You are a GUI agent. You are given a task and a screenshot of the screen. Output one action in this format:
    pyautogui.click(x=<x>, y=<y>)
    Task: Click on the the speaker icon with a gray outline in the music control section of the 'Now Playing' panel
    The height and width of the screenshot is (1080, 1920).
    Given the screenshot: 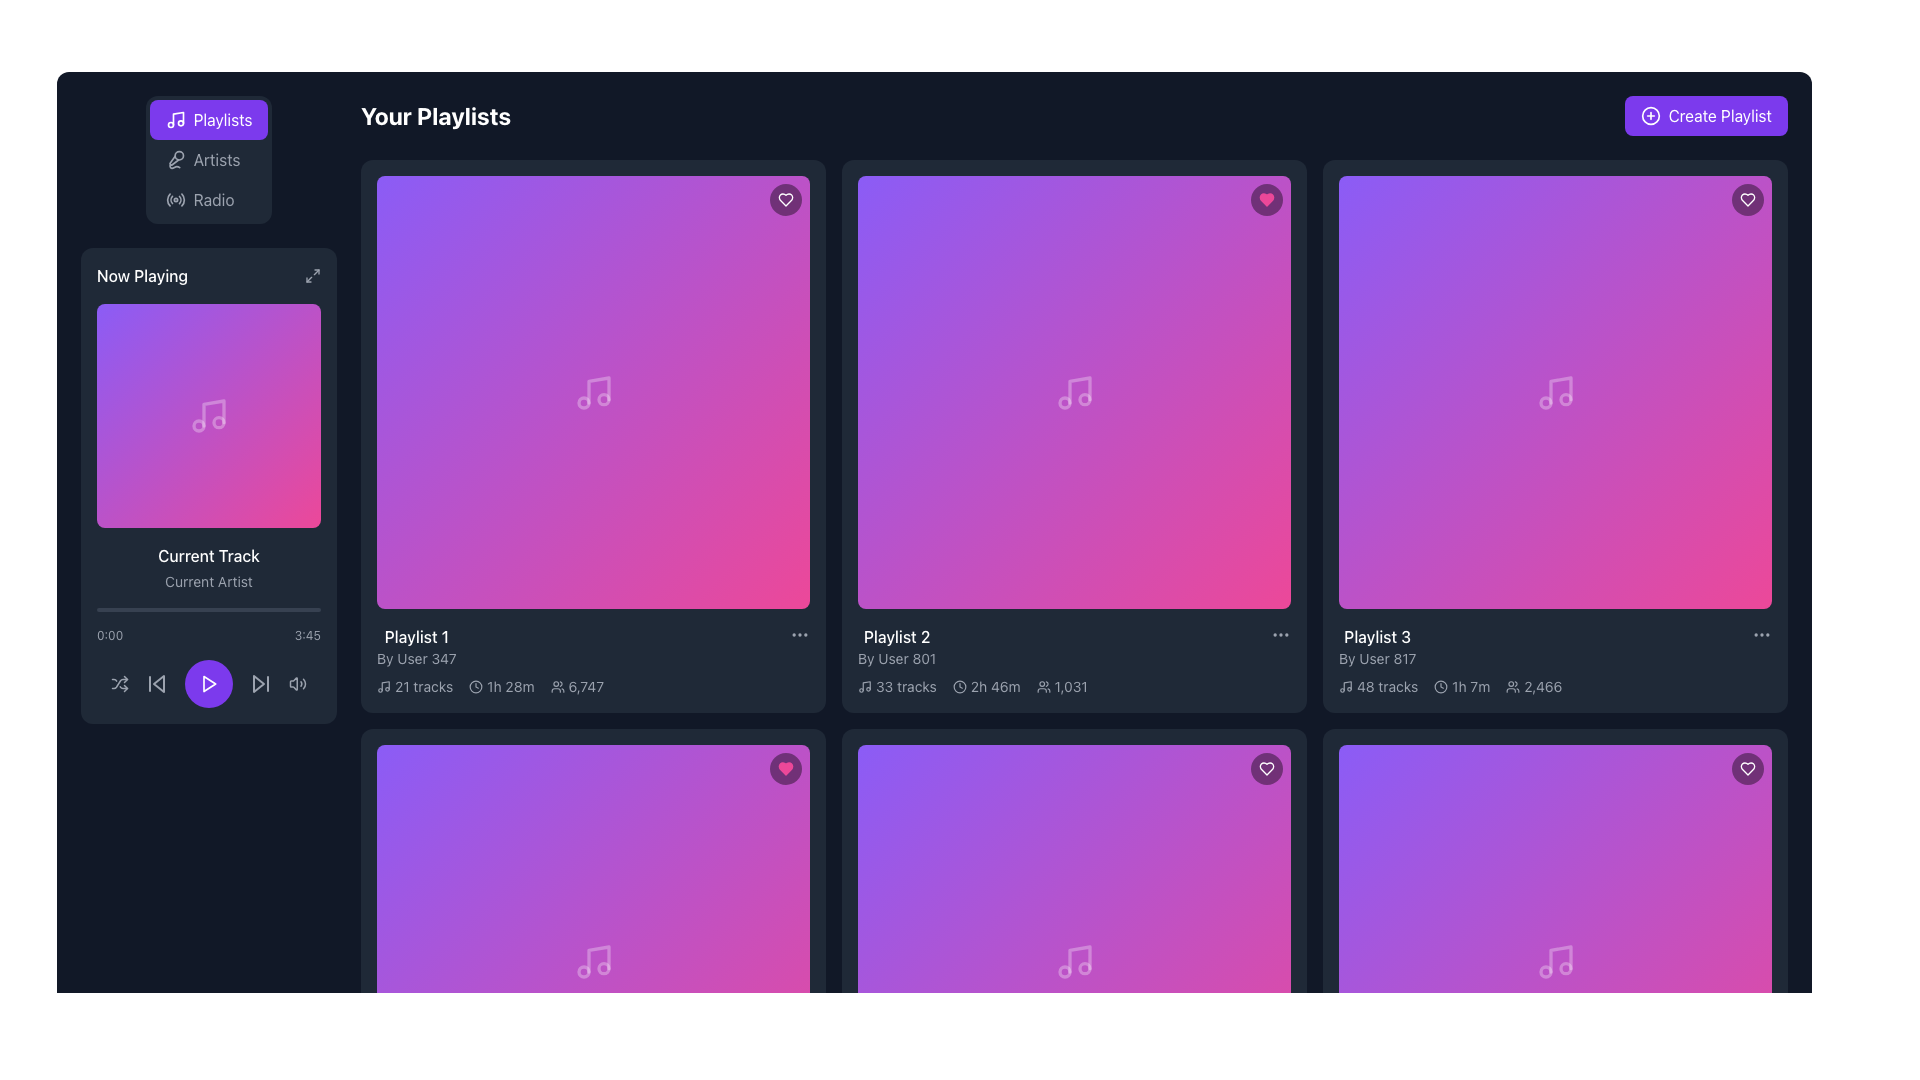 What is the action you would take?
    pyautogui.click(x=296, y=682)
    